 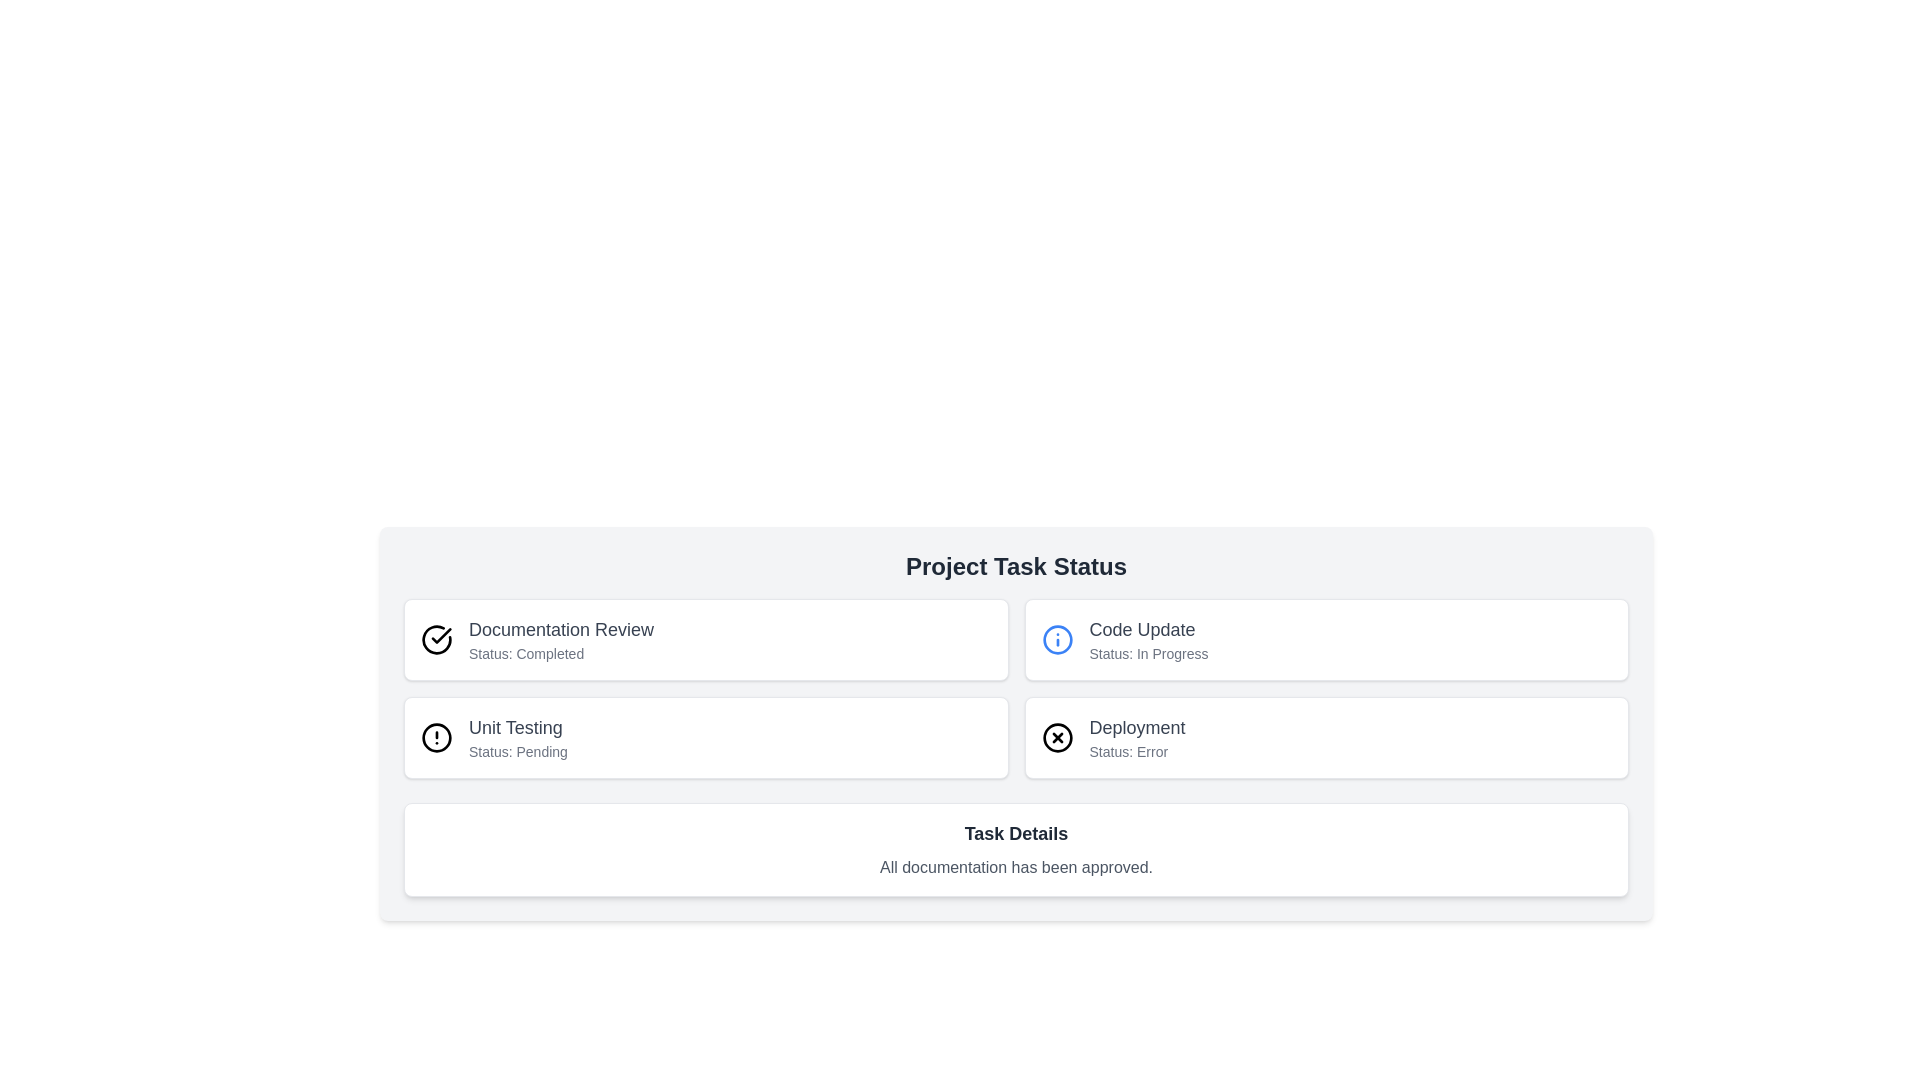 I want to click on the red circular graphical element within the alert icon in the 'Unit Testing' section that indicates 'Status: Pending', so click(x=435, y=737).